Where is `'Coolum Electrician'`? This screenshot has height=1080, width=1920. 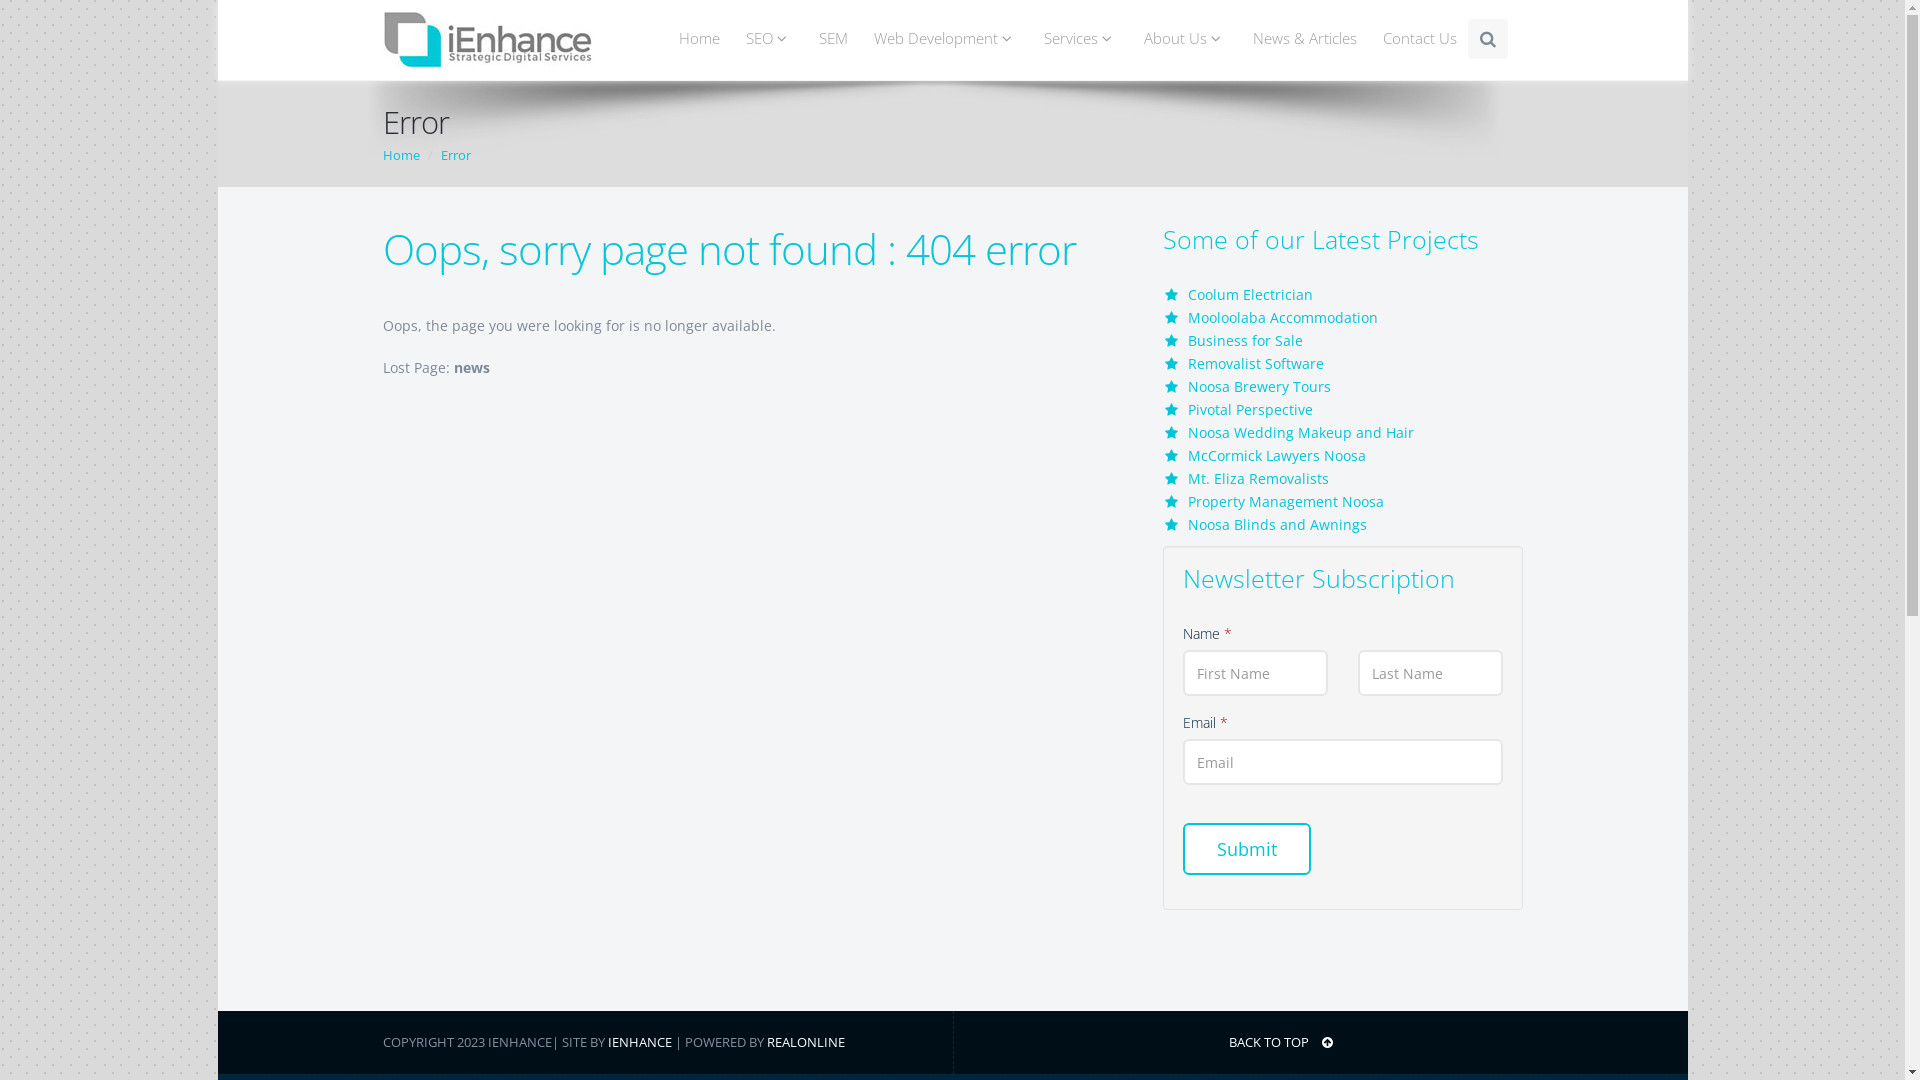
'Coolum Electrician' is located at coordinates (1188, 294).